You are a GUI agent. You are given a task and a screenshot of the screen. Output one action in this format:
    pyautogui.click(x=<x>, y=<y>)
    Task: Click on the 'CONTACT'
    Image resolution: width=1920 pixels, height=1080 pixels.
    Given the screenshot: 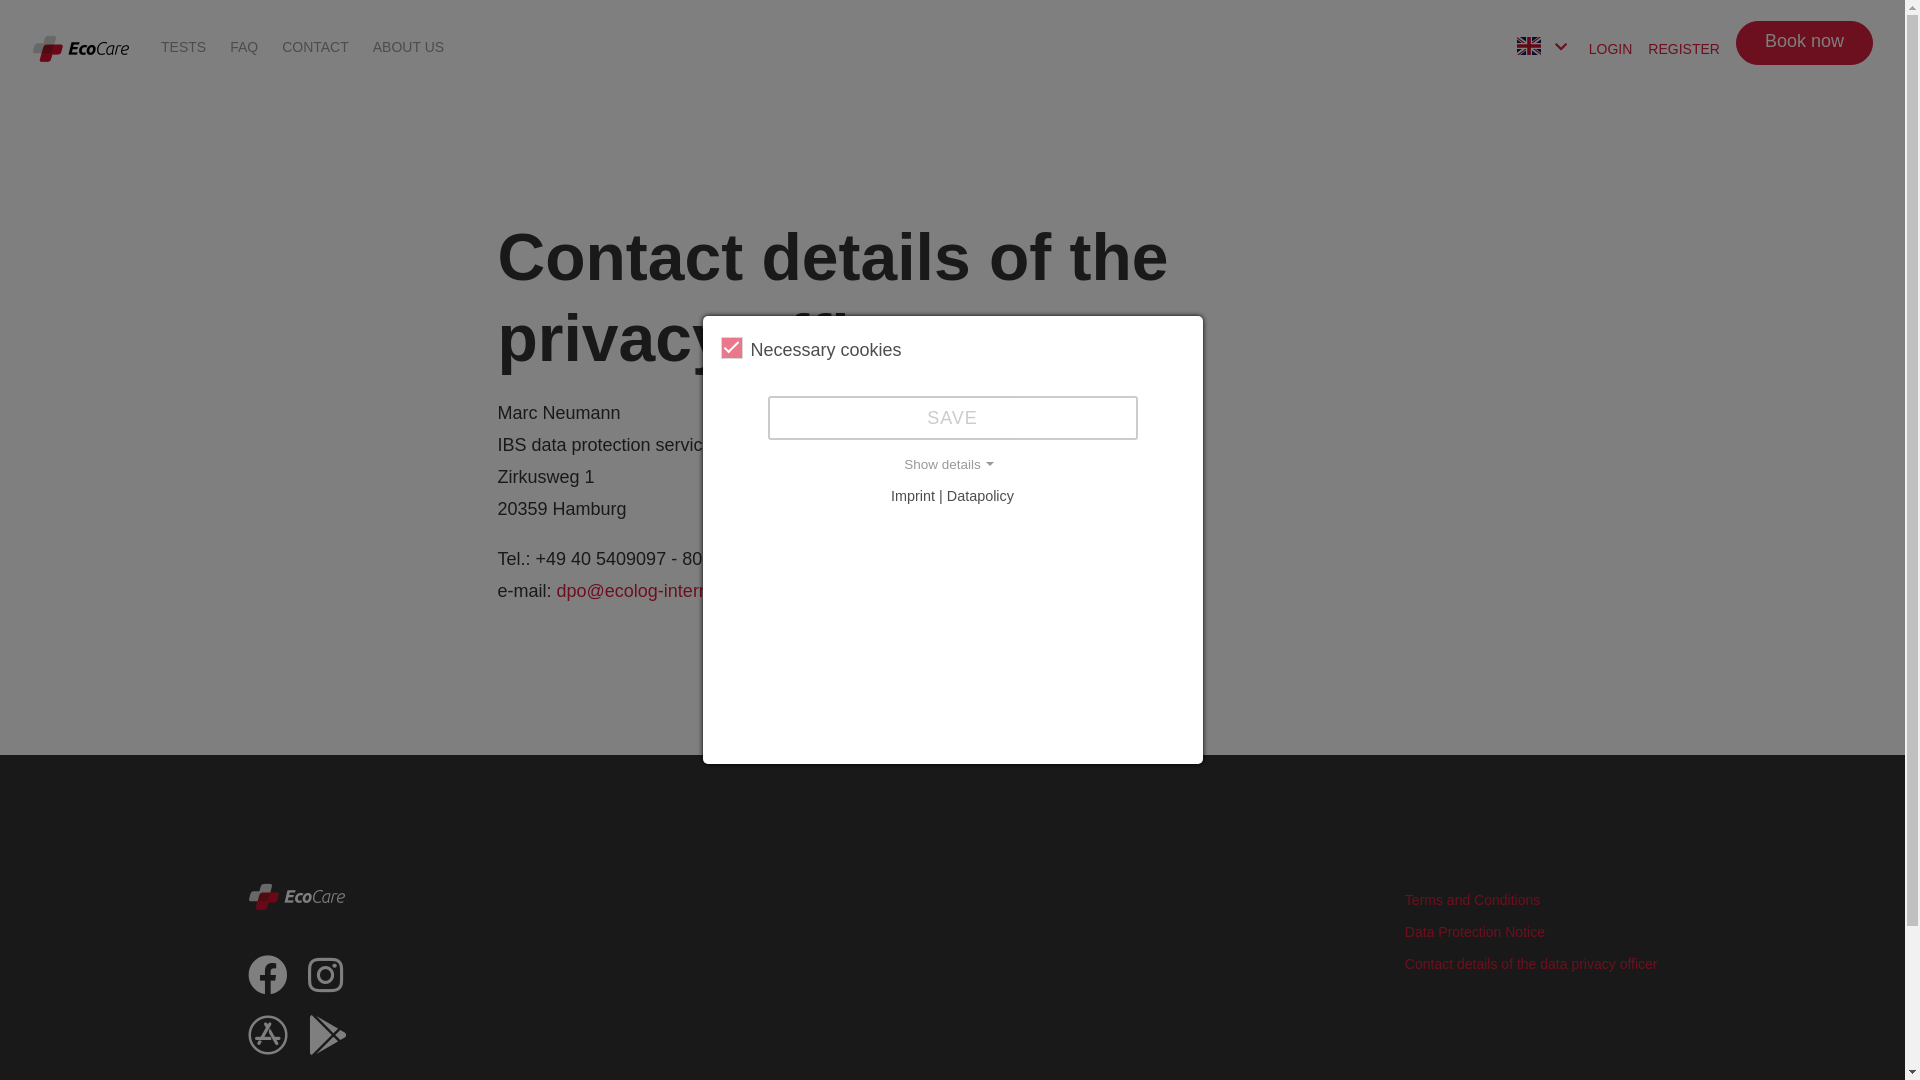 What is the action you would take?
    pyautogui.click(x=314, y=45)
    